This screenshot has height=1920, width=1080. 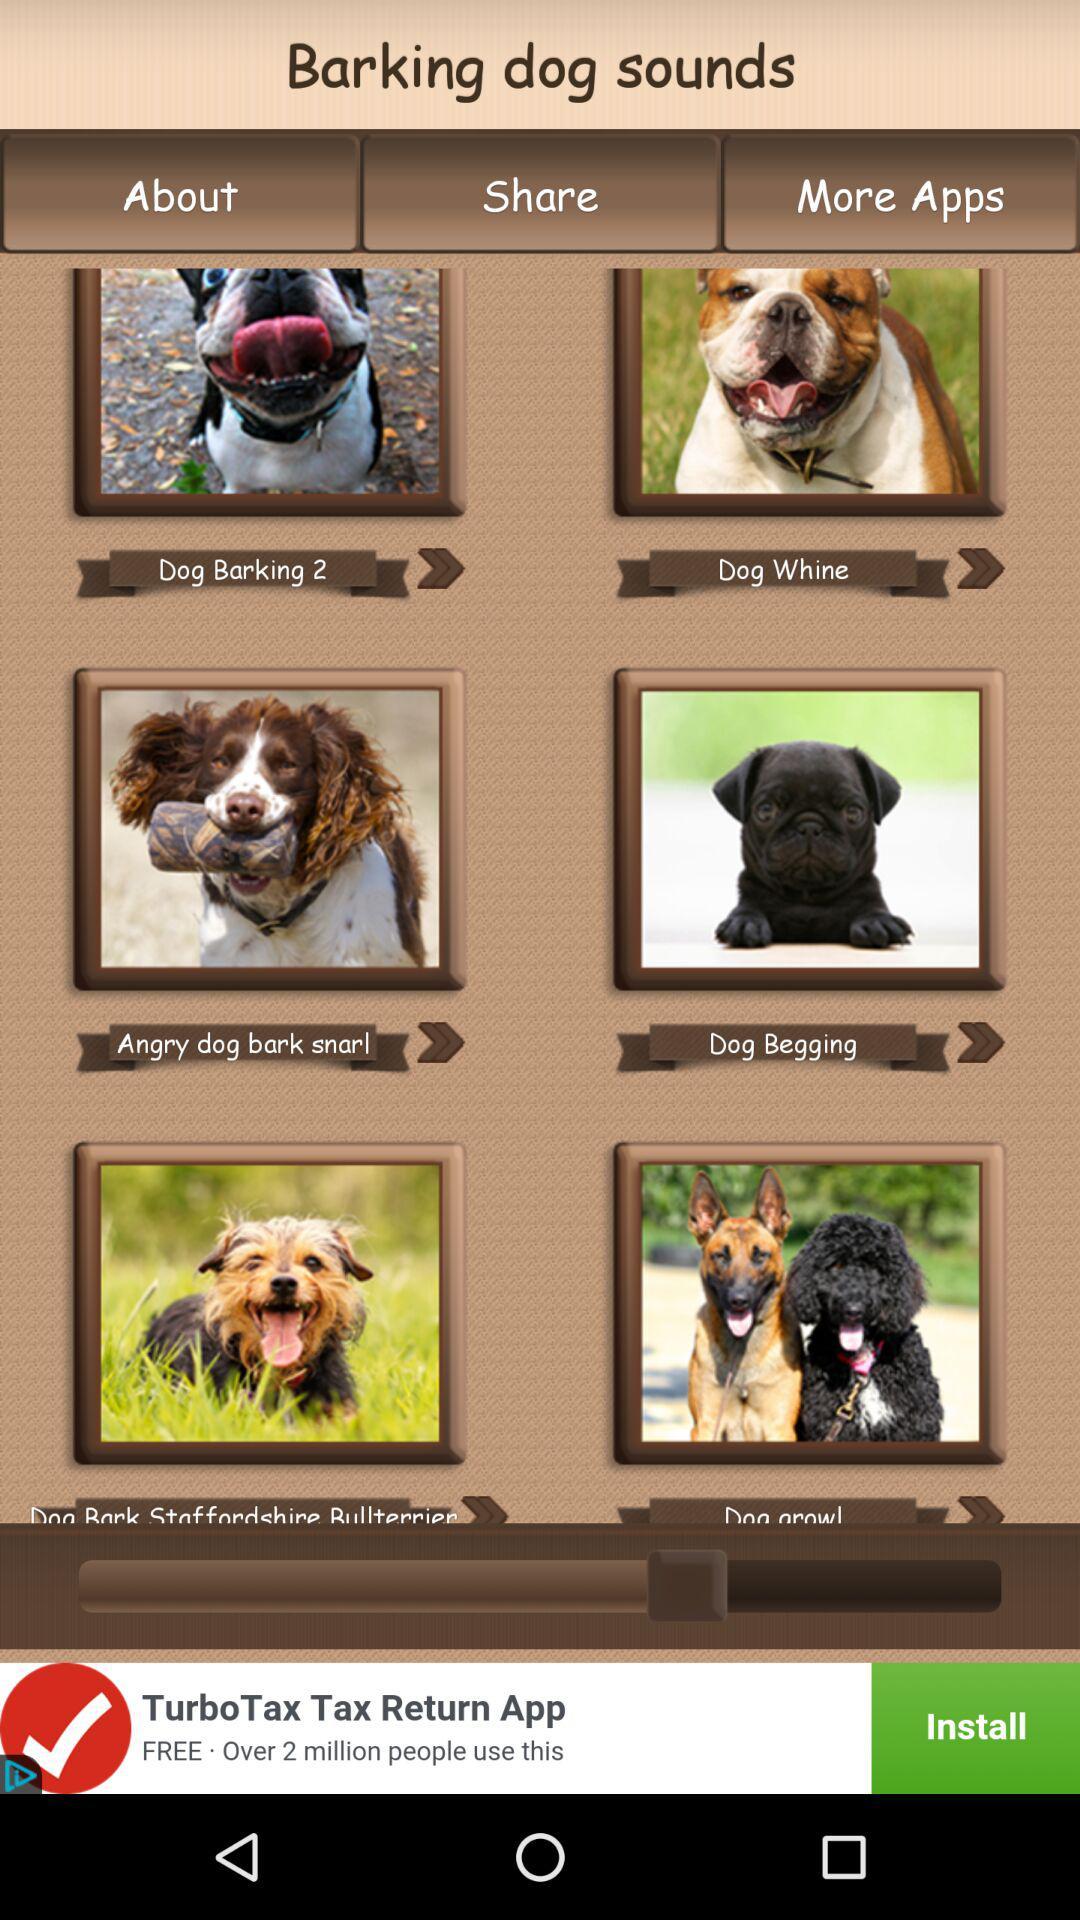 I want to click on the dog growl icon, so click(x=782, y=1502).